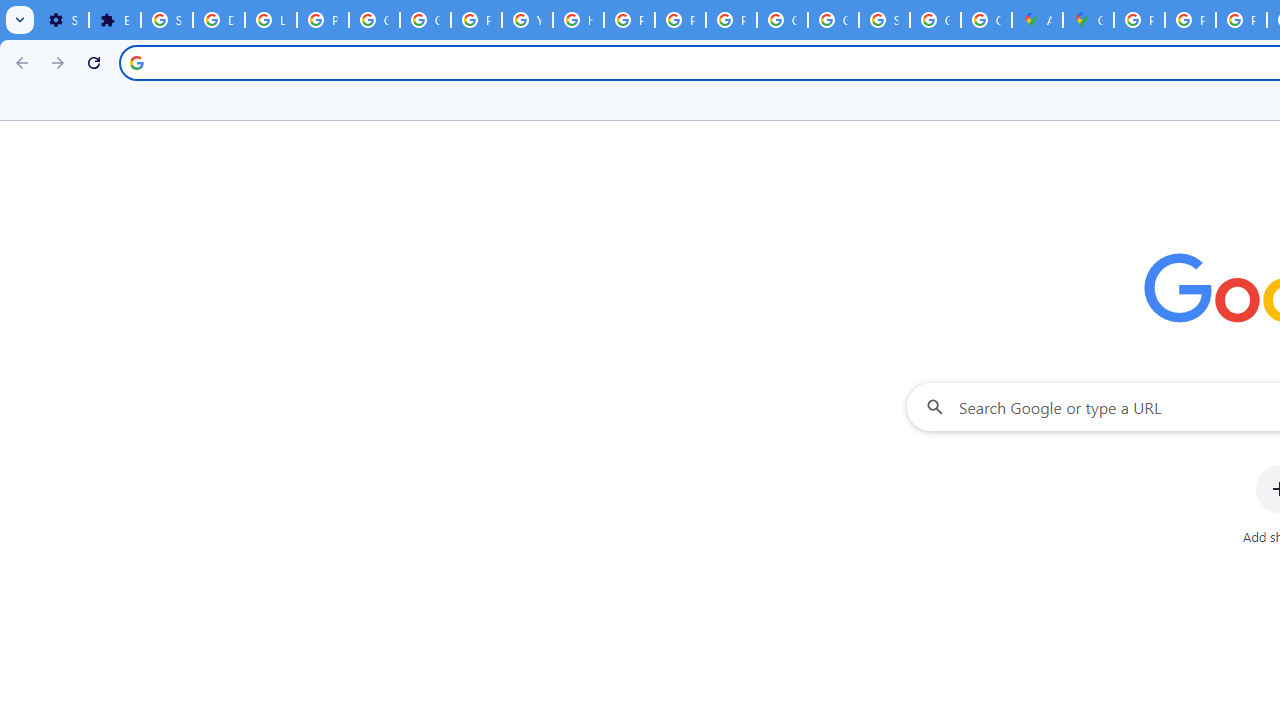  Describe the element at coordinates (628, 20) in the screenshot. I see `'Privacy Help Center - Policies Help'` at that location.